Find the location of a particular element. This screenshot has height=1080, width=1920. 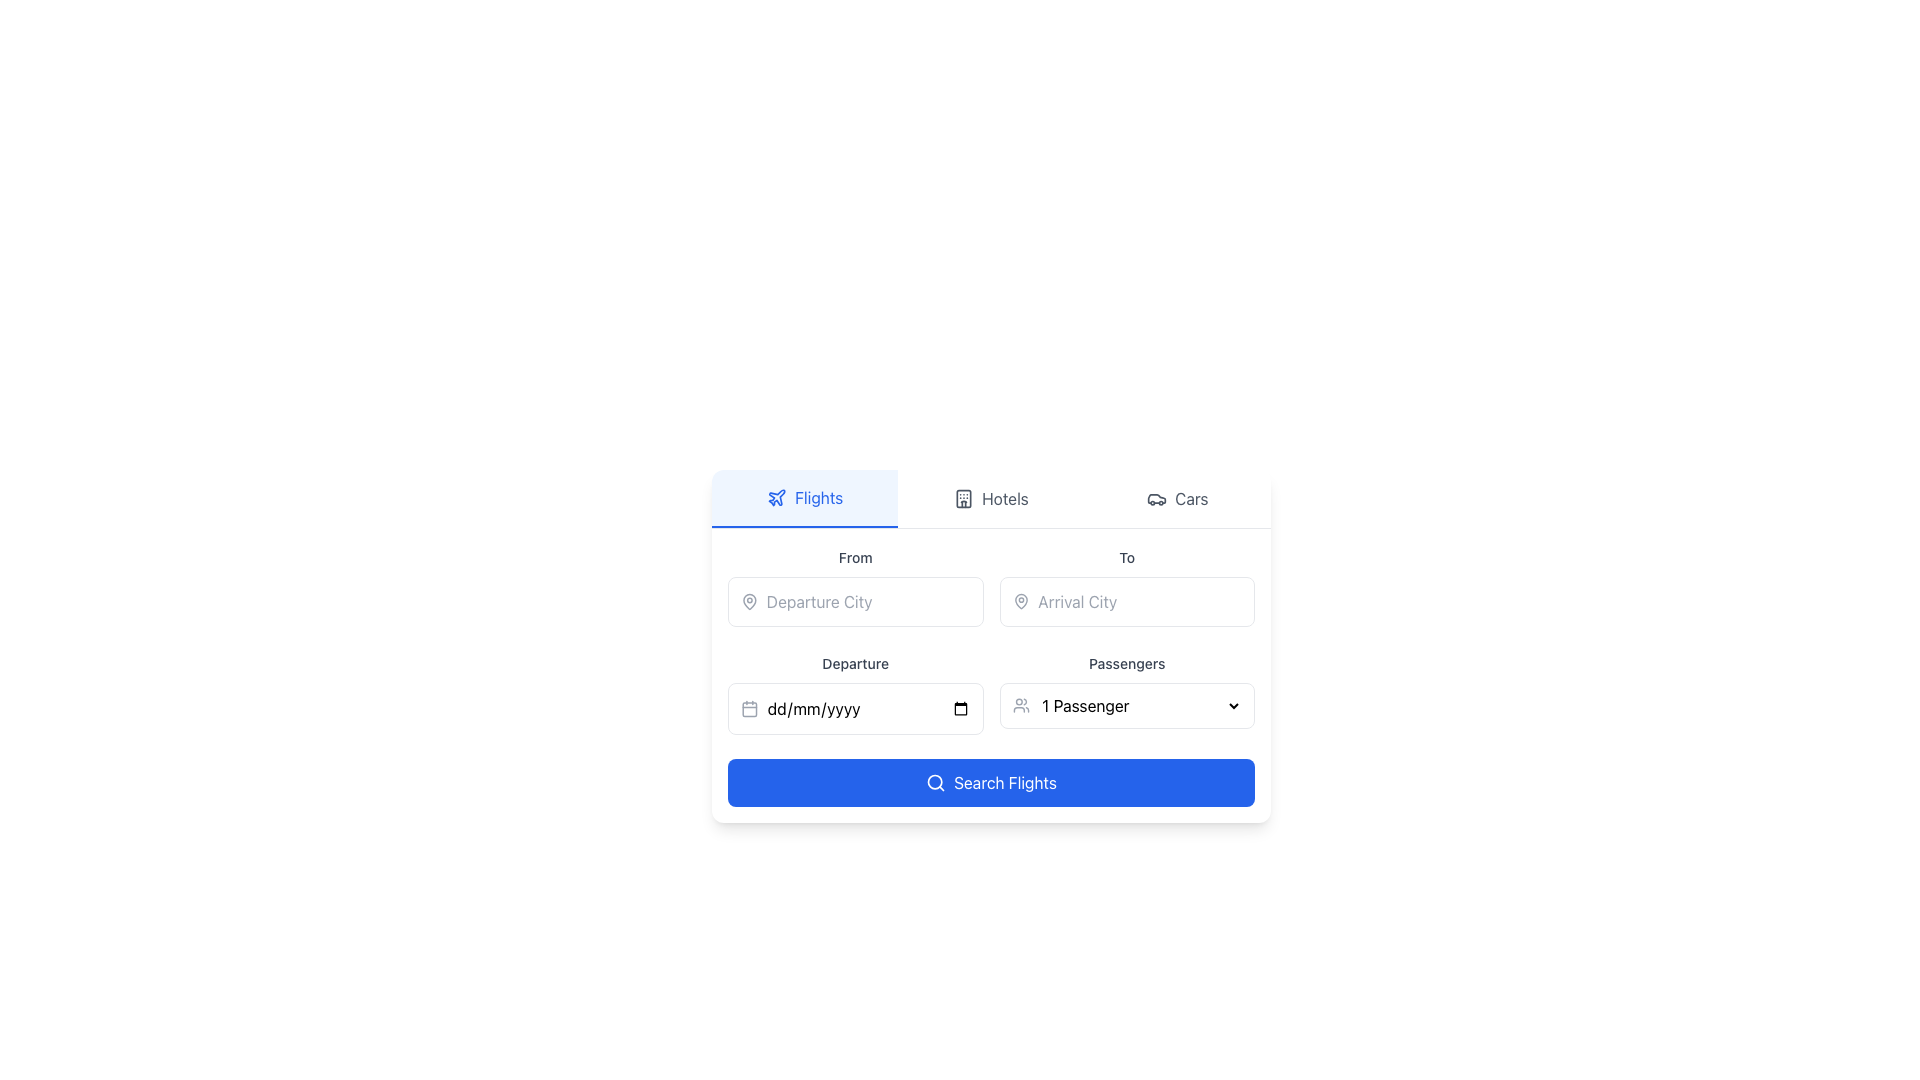

the bottom-most button in the form that initiates a search for flights based on the input parameters is located at coordinates (991, 782).